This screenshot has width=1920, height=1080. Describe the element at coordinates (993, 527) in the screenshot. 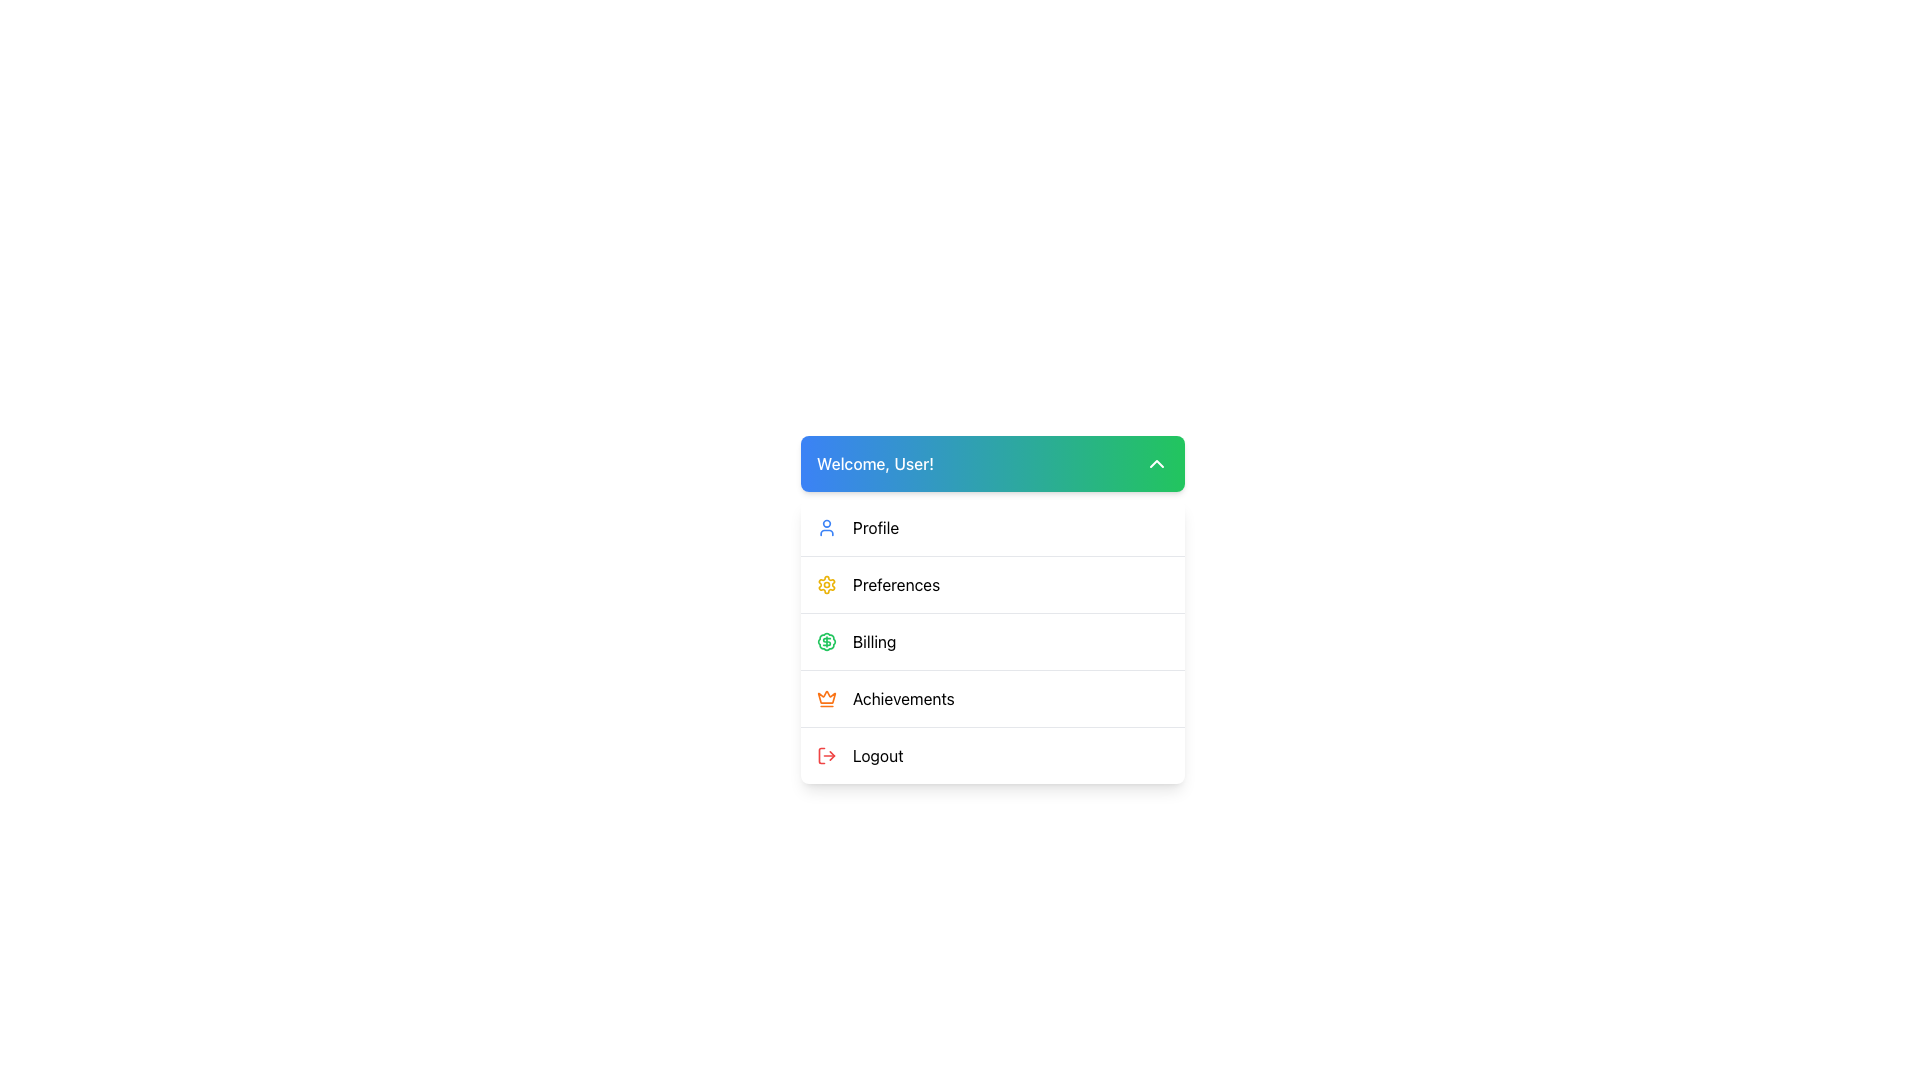

I see `the first item in the dropdown menu under 'Welcome, User!' for visual feedback` at that location.